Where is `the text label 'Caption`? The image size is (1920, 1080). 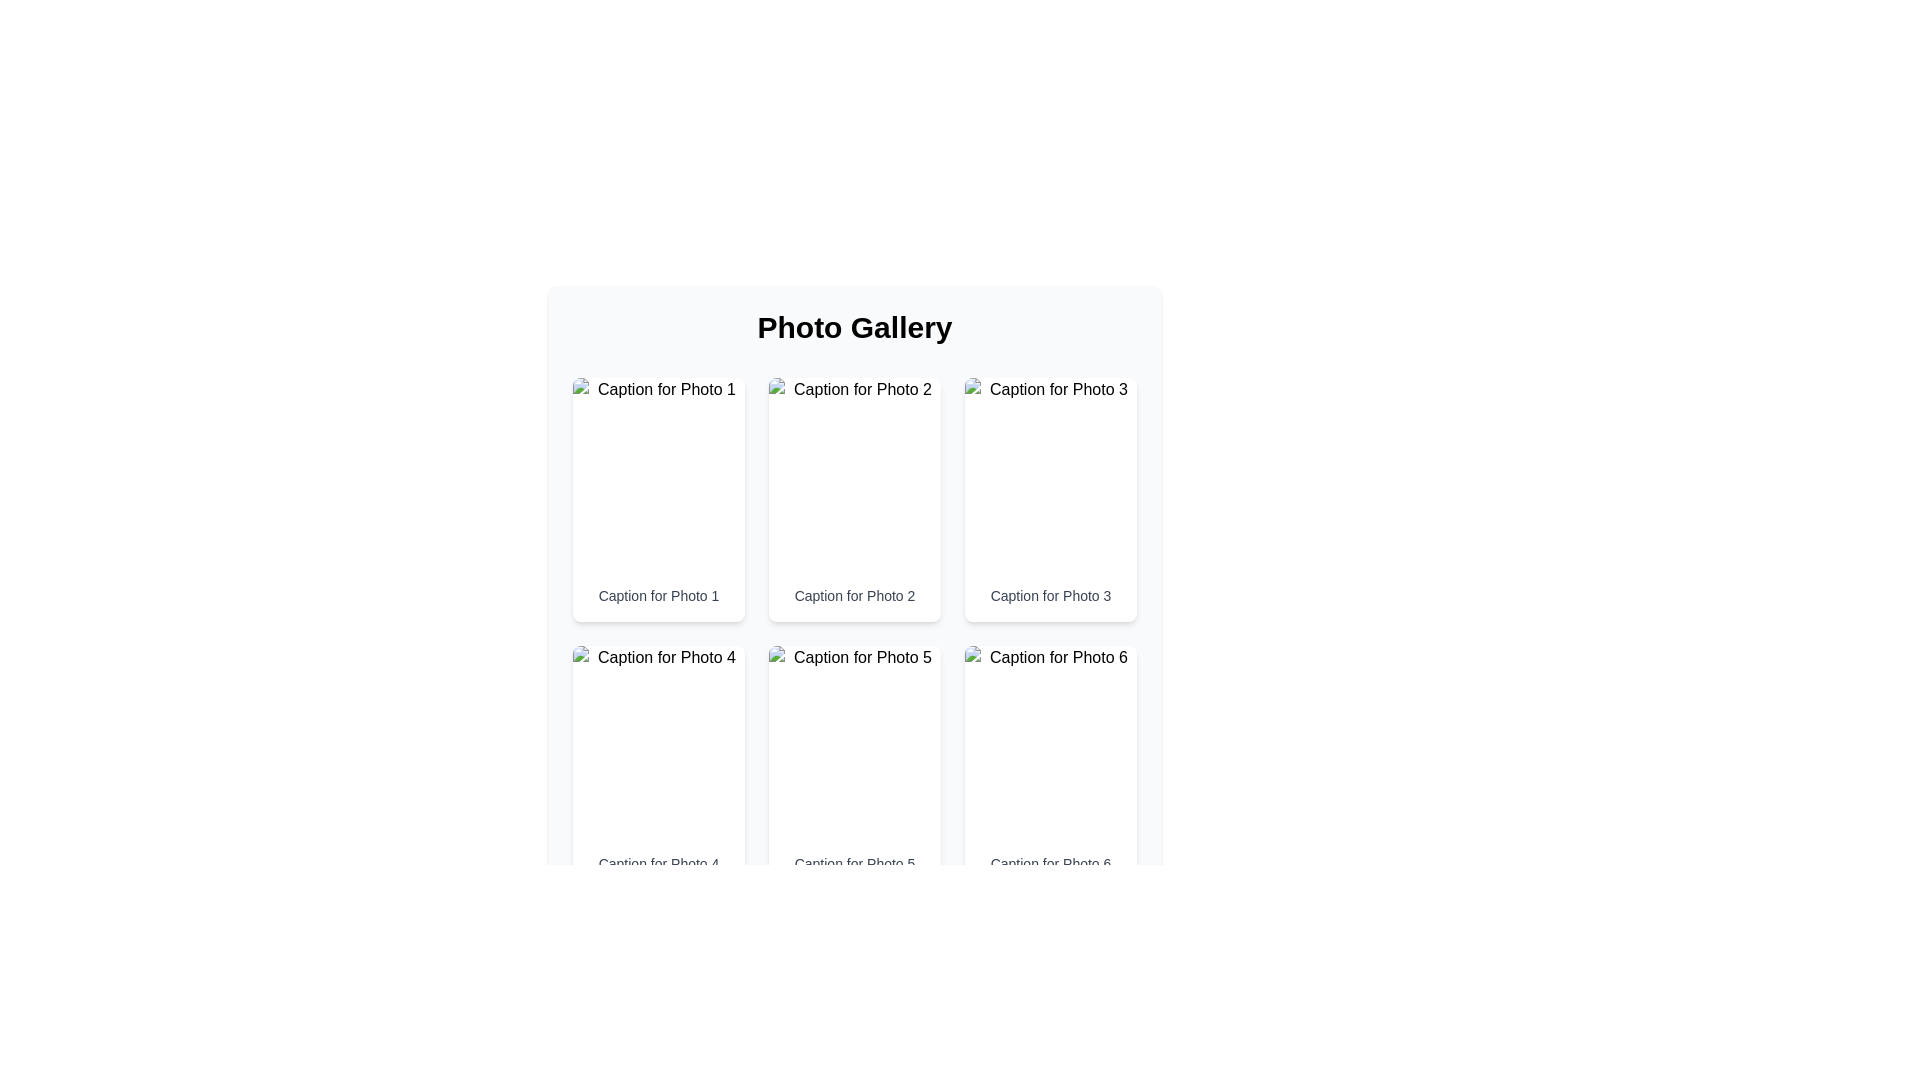
the text label 'Caption is located at coordinates (854, 863).